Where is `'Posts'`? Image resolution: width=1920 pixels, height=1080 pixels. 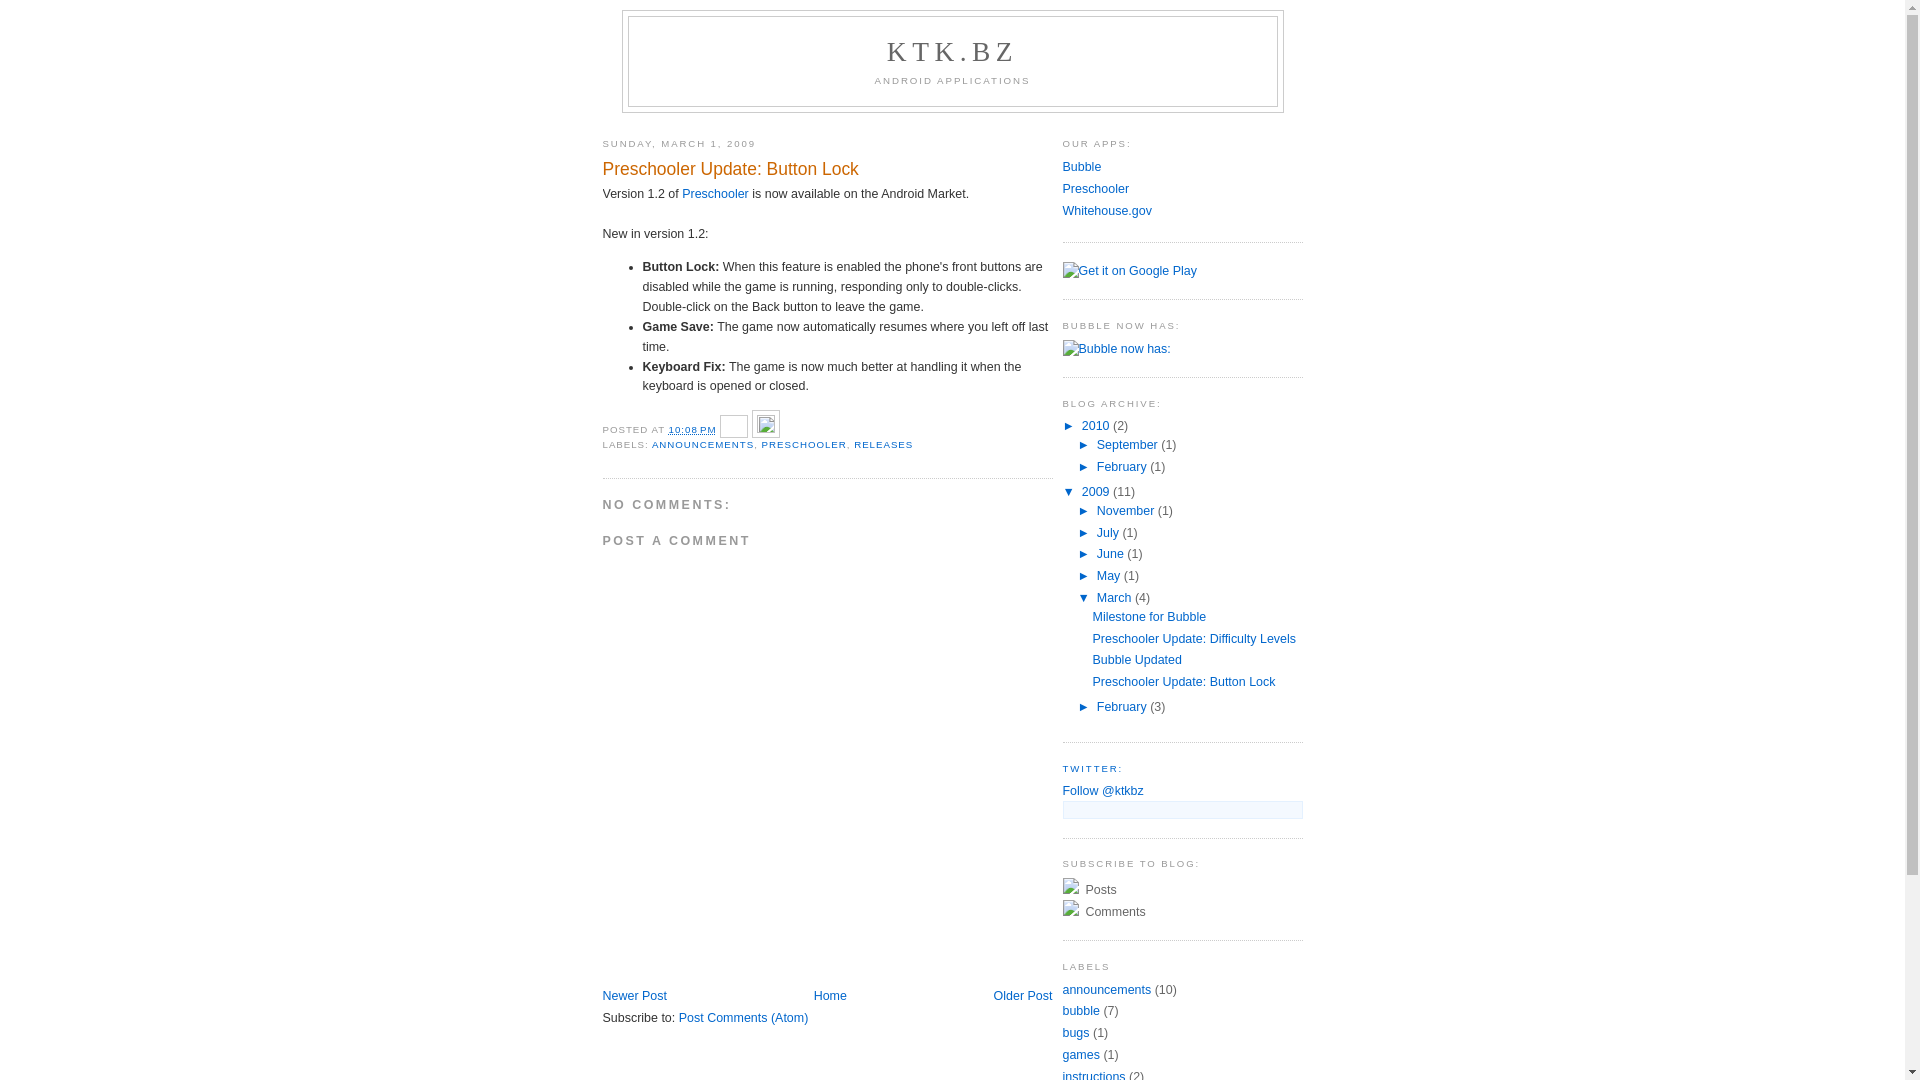
'Posts' is located at coordinates (1098, 889).